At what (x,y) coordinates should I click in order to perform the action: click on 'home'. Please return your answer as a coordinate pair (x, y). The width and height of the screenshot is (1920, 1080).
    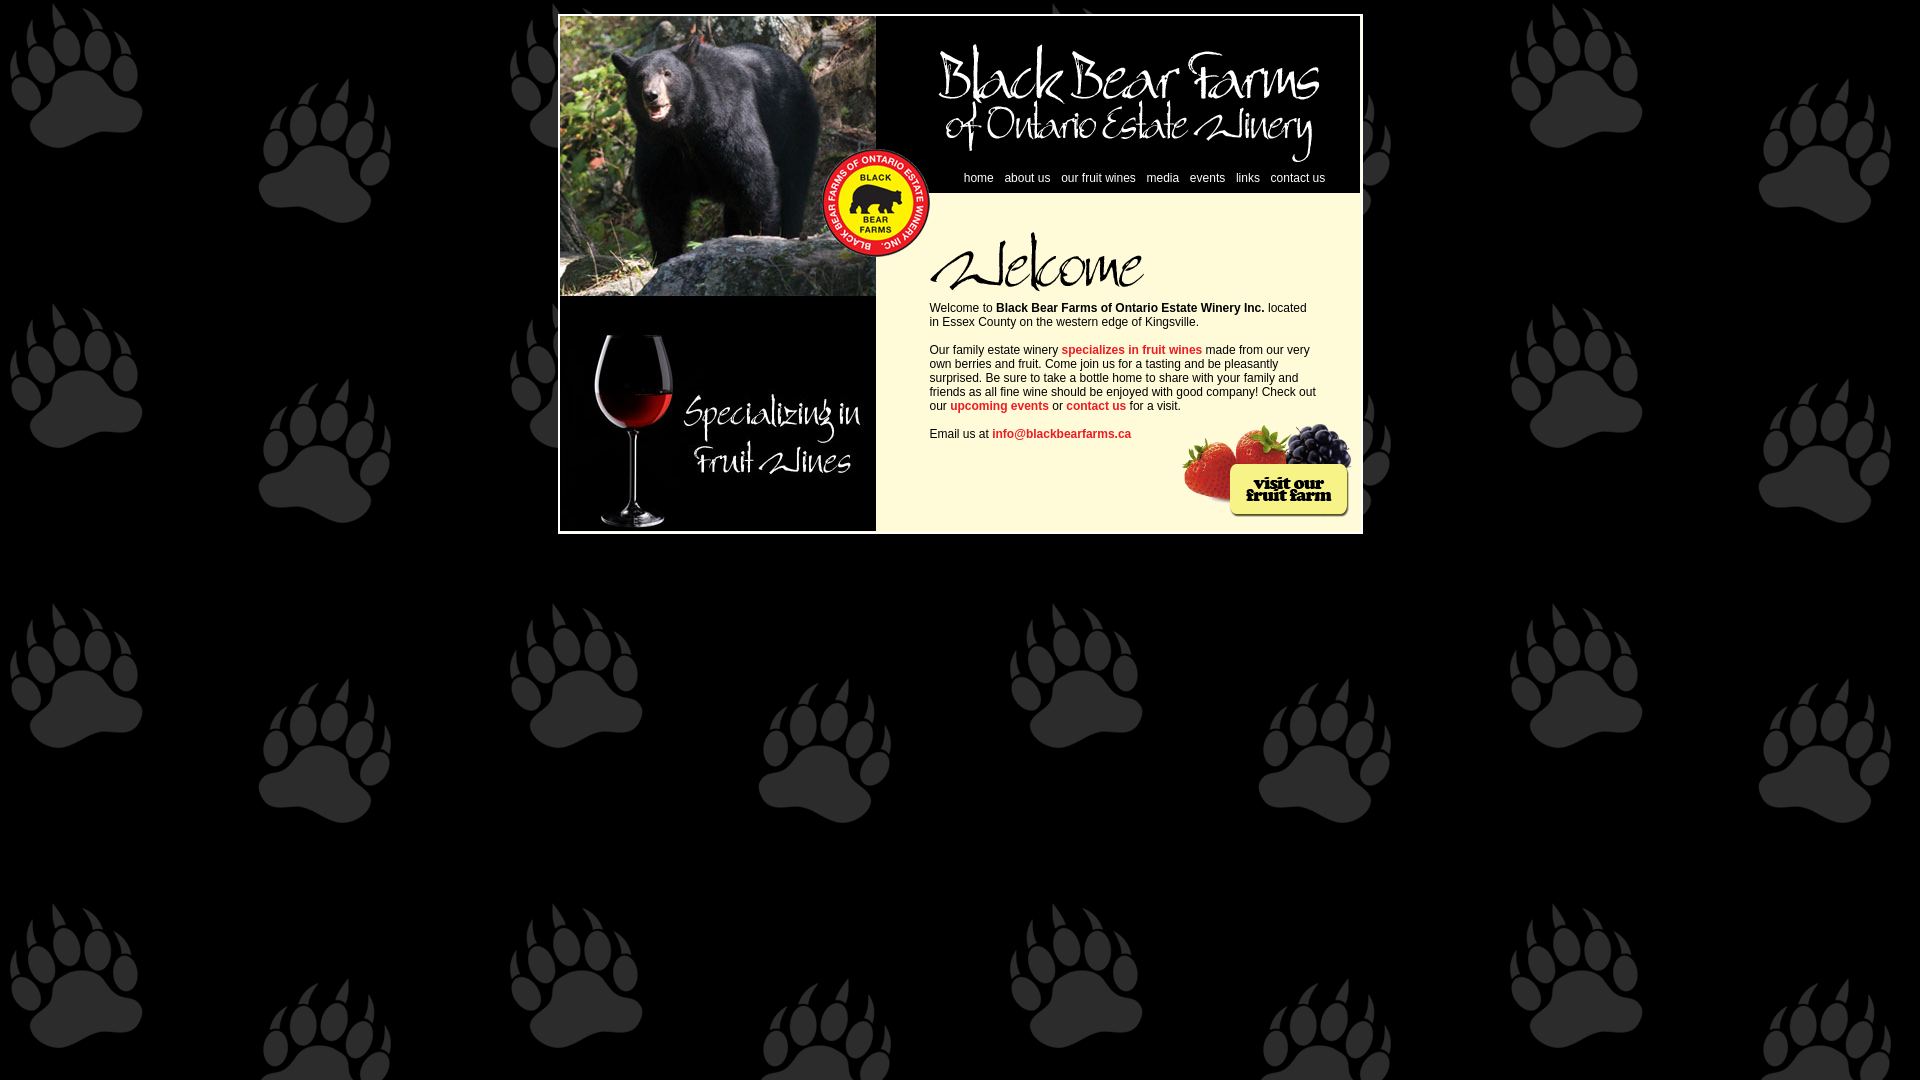
    Looking at the image, I should click on (979, 176).